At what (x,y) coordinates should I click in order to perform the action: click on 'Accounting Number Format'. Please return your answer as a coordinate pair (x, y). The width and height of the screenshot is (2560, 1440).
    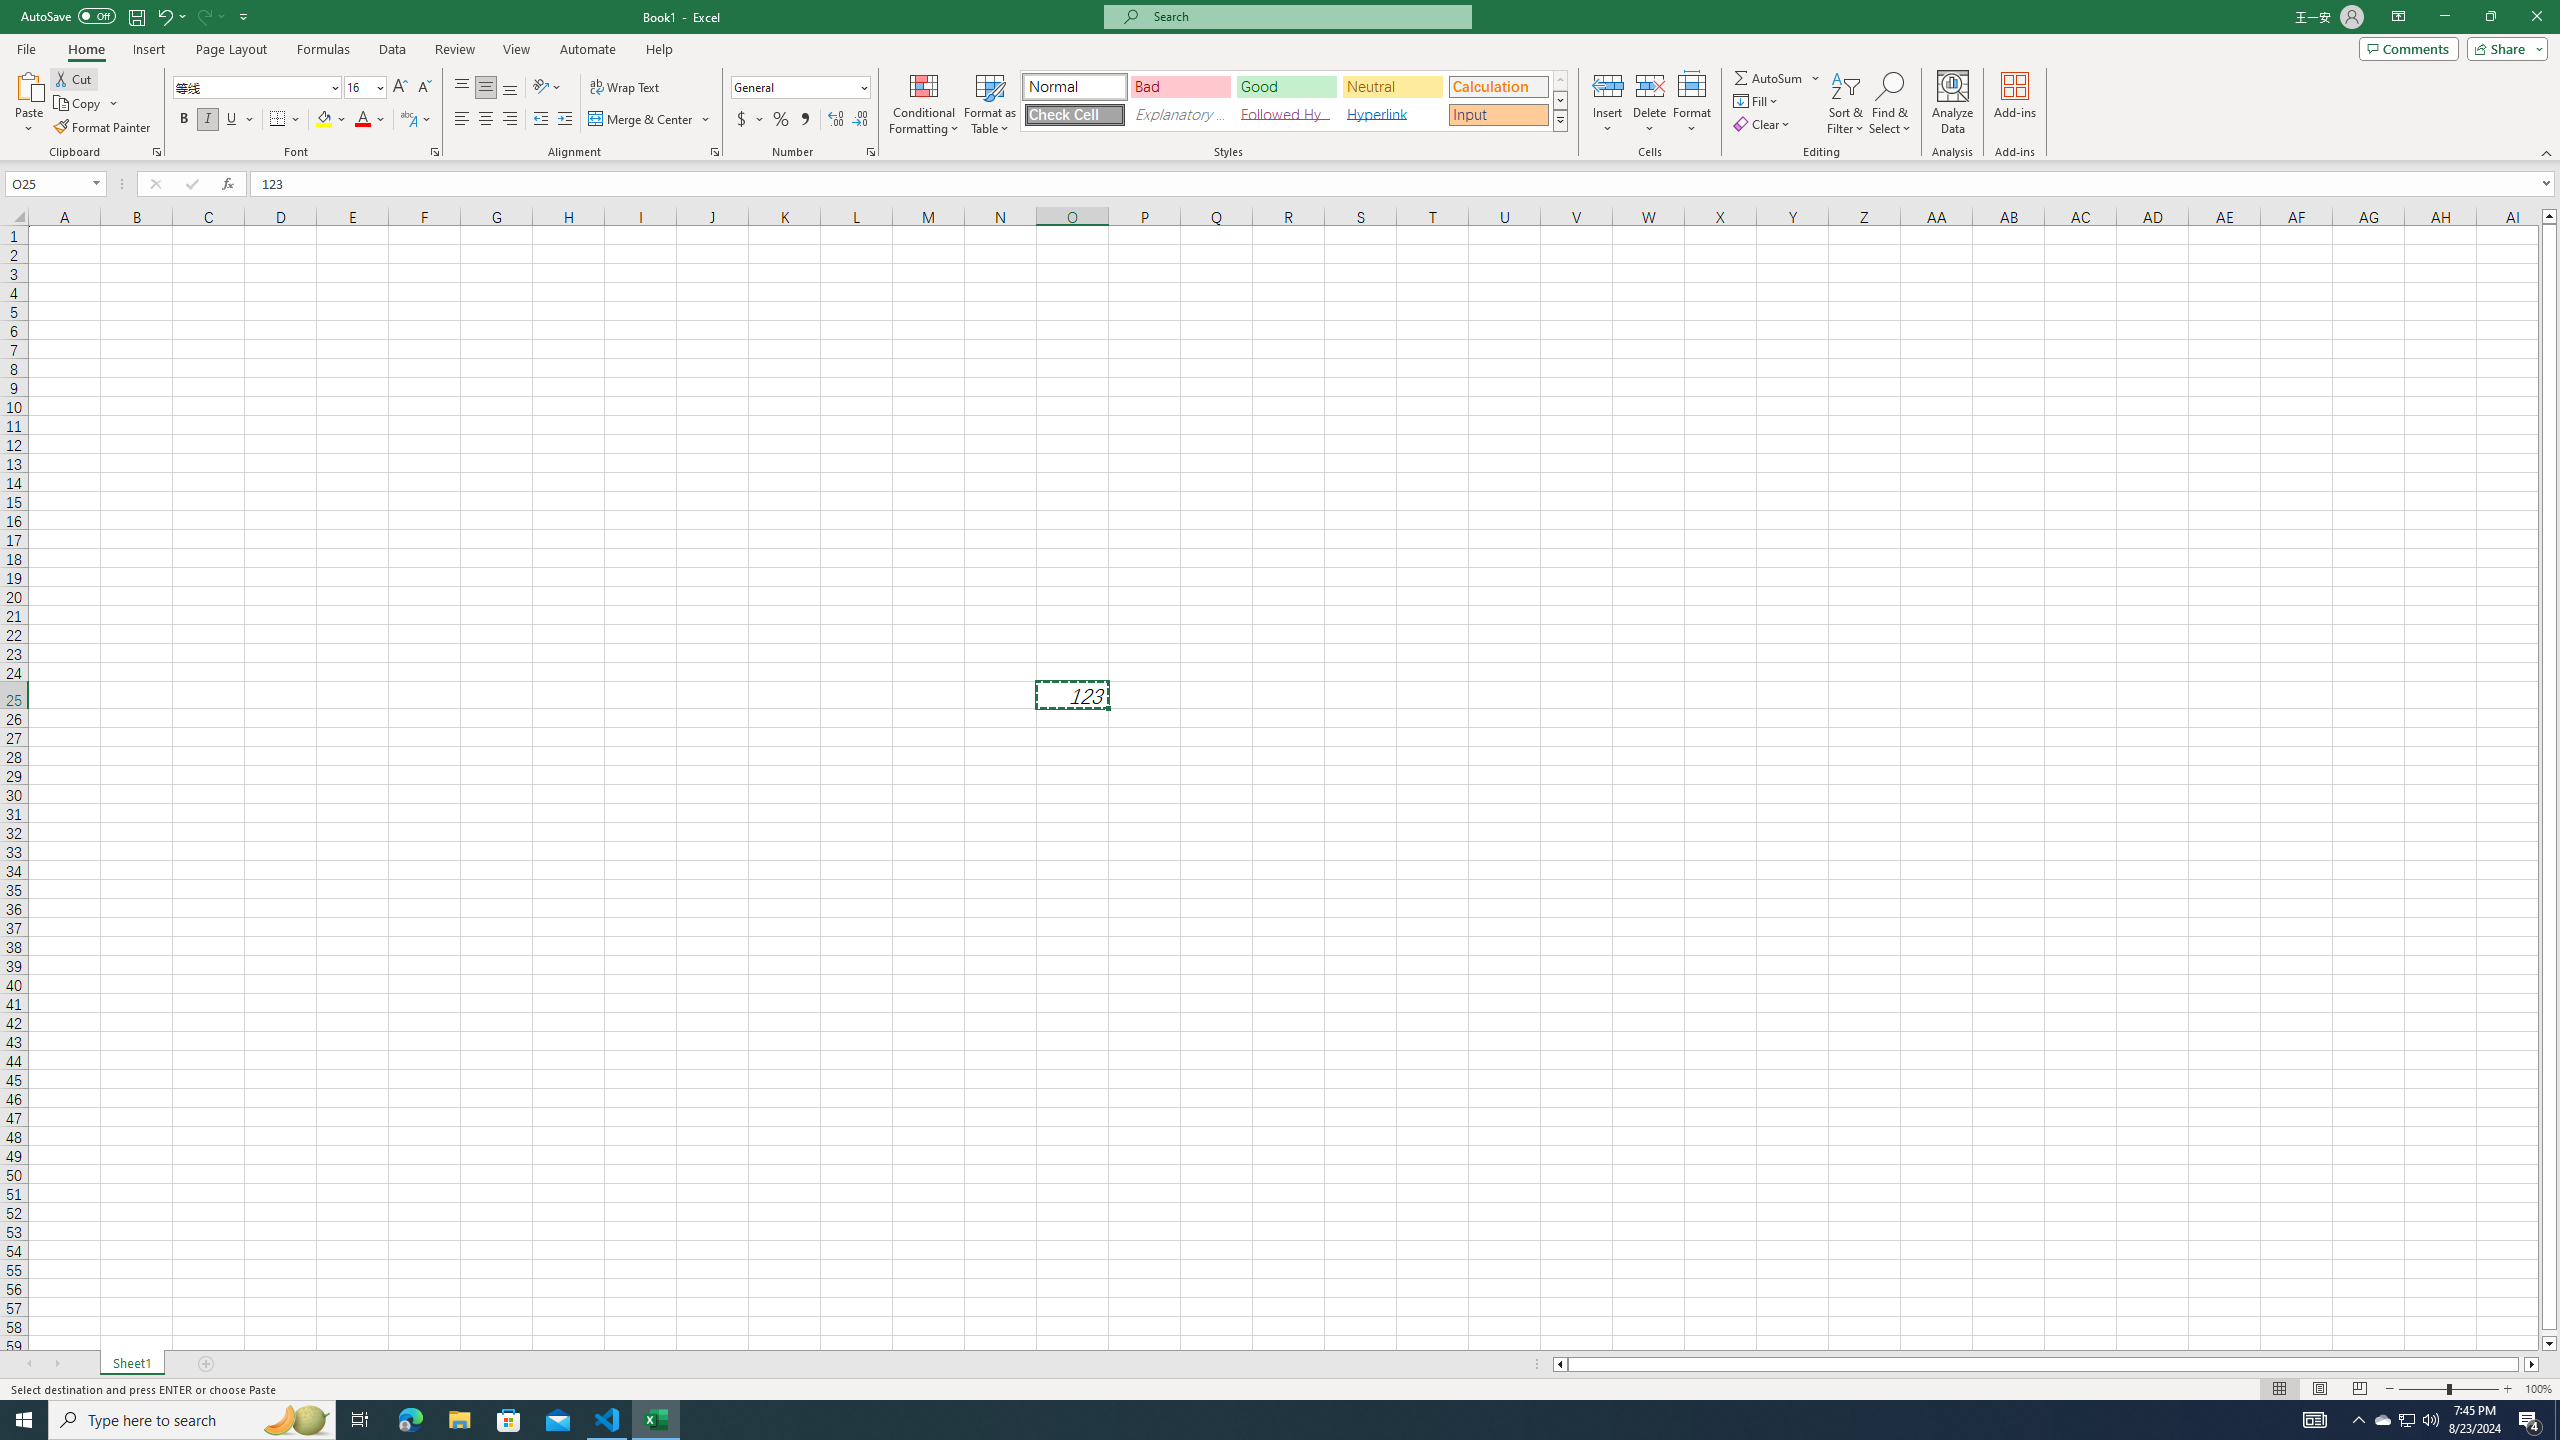
    Looking at the image, I should click on (750, 118).